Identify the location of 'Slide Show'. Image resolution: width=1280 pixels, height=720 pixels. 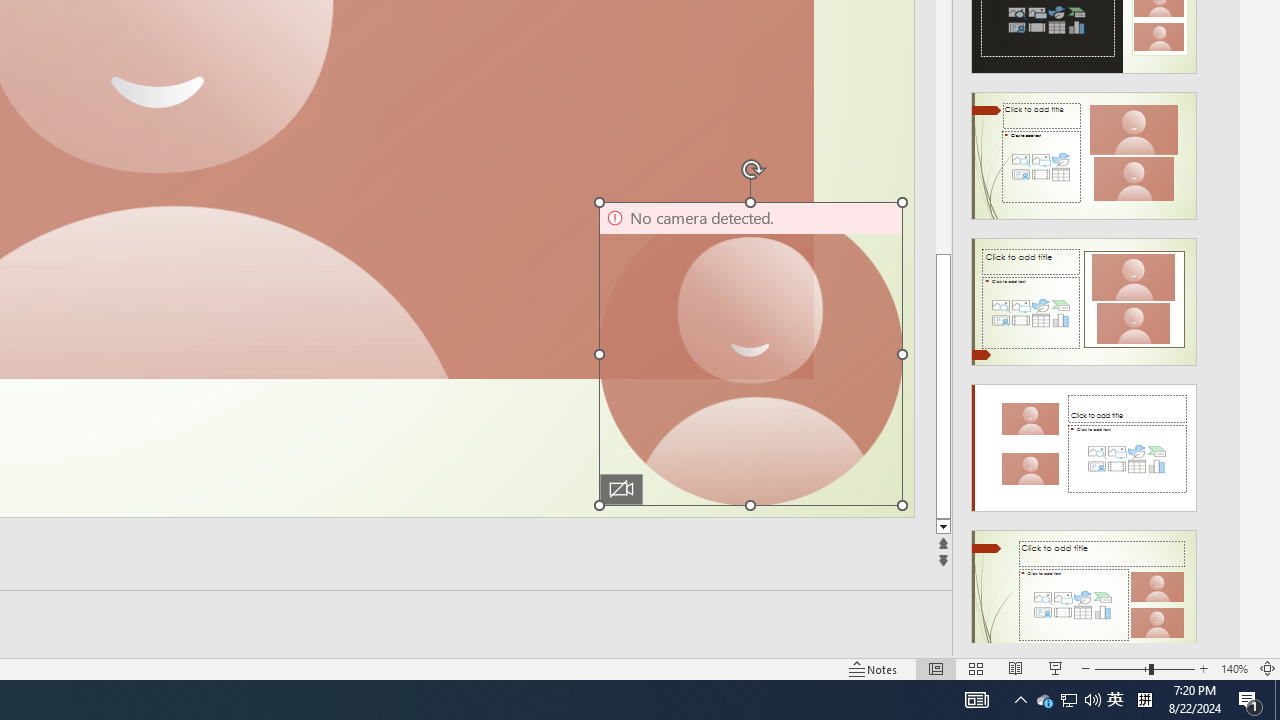
(1055, 669).